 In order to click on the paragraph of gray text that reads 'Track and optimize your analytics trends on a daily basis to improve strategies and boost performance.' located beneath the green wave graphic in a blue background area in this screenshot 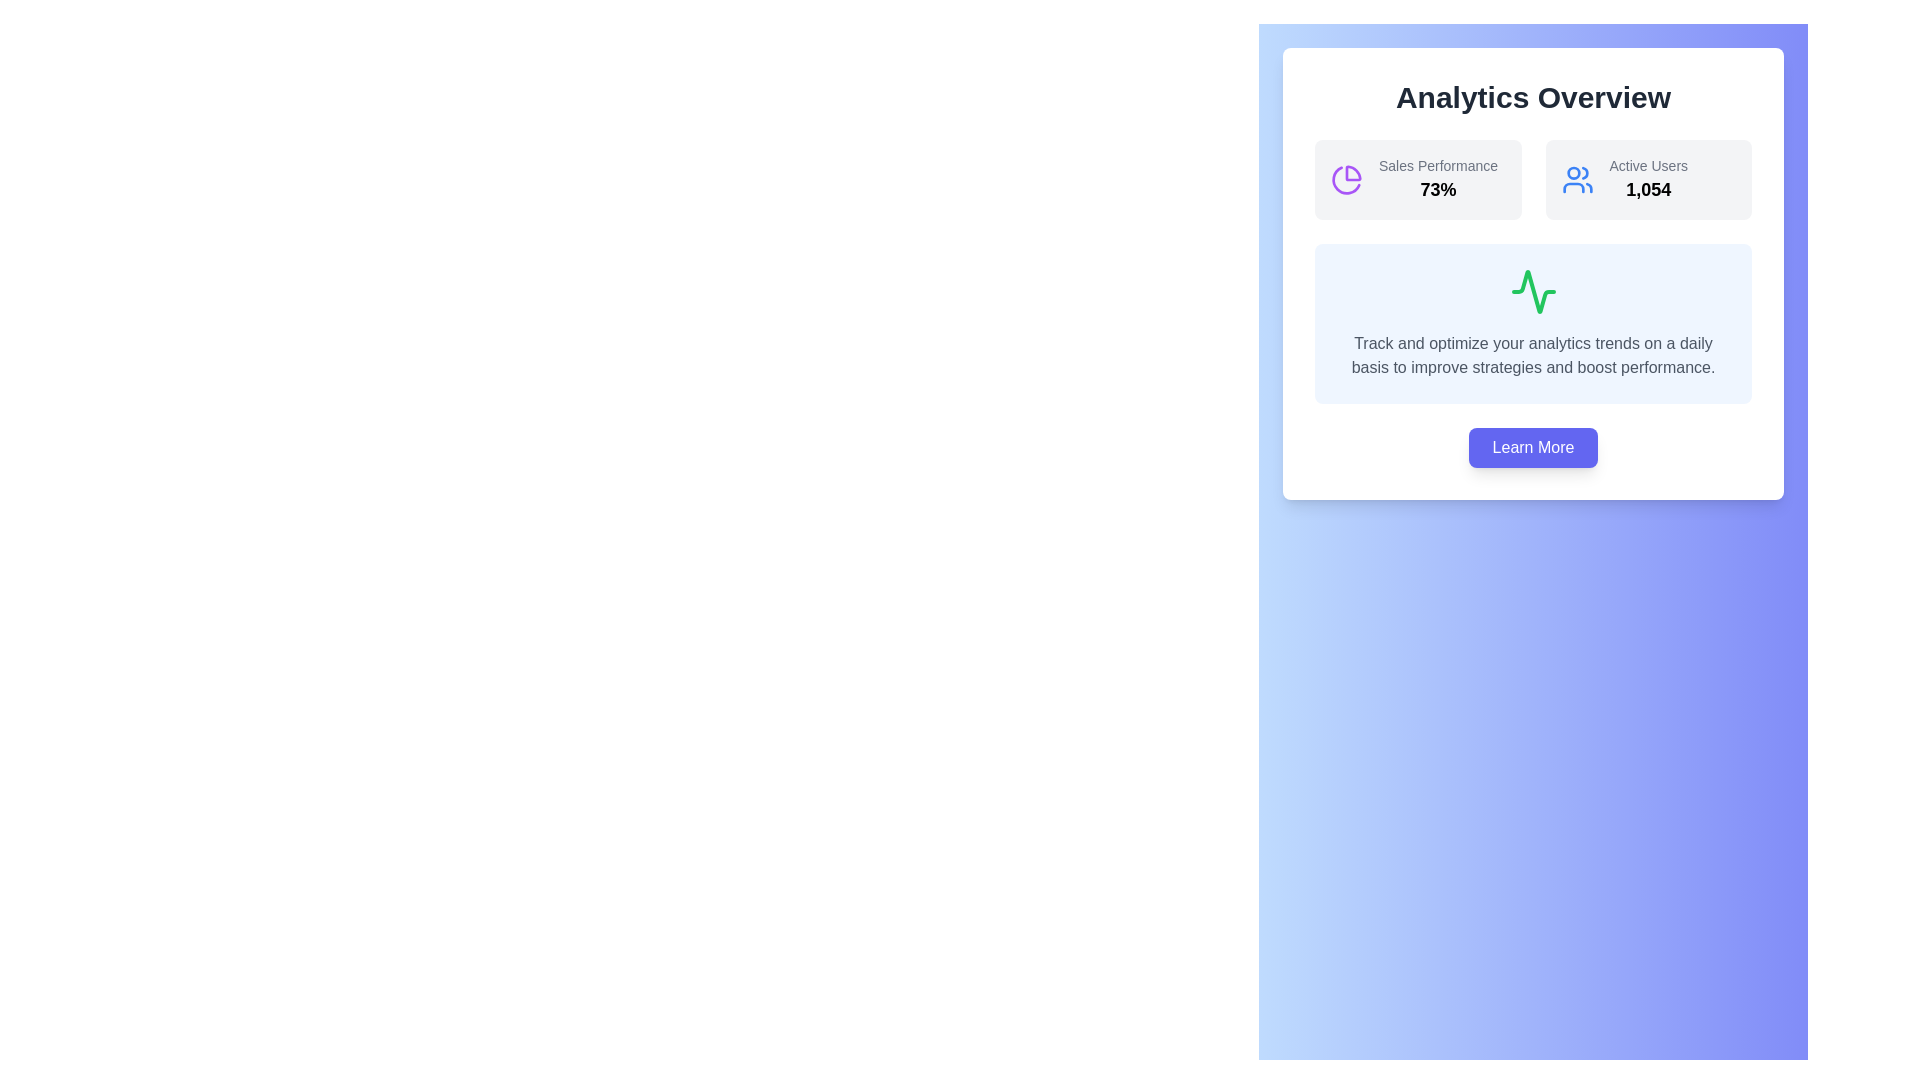, I will do `click(1532, 354)`.